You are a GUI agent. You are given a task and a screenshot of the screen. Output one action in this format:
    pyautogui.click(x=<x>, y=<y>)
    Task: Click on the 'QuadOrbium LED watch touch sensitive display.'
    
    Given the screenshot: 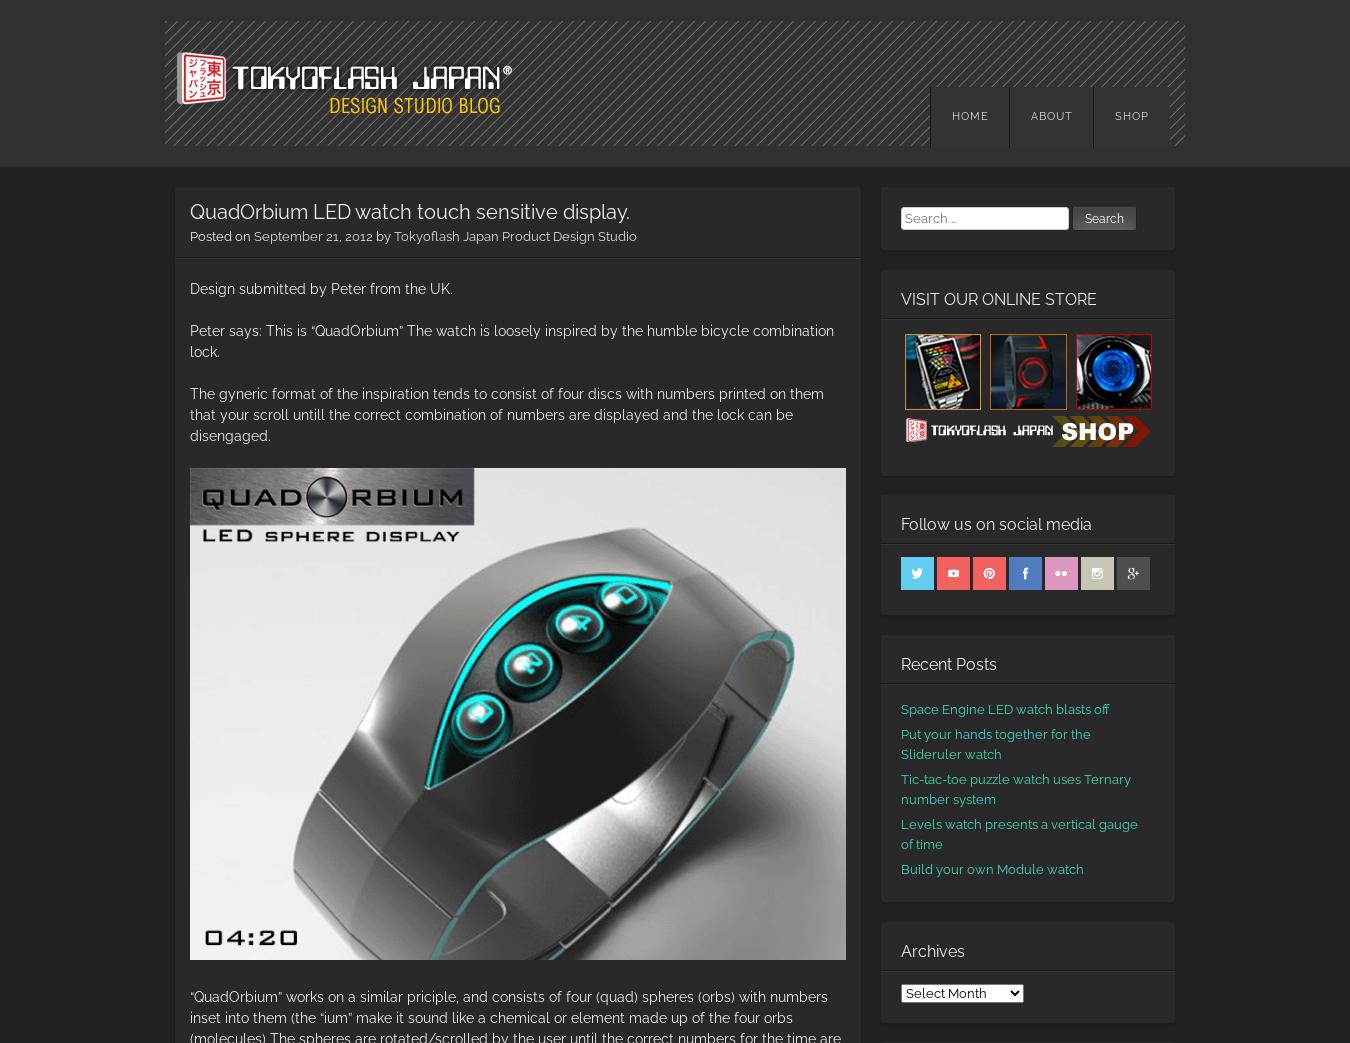 What is the action you would take?
    pyautogui.click(x=409, y=211)
    